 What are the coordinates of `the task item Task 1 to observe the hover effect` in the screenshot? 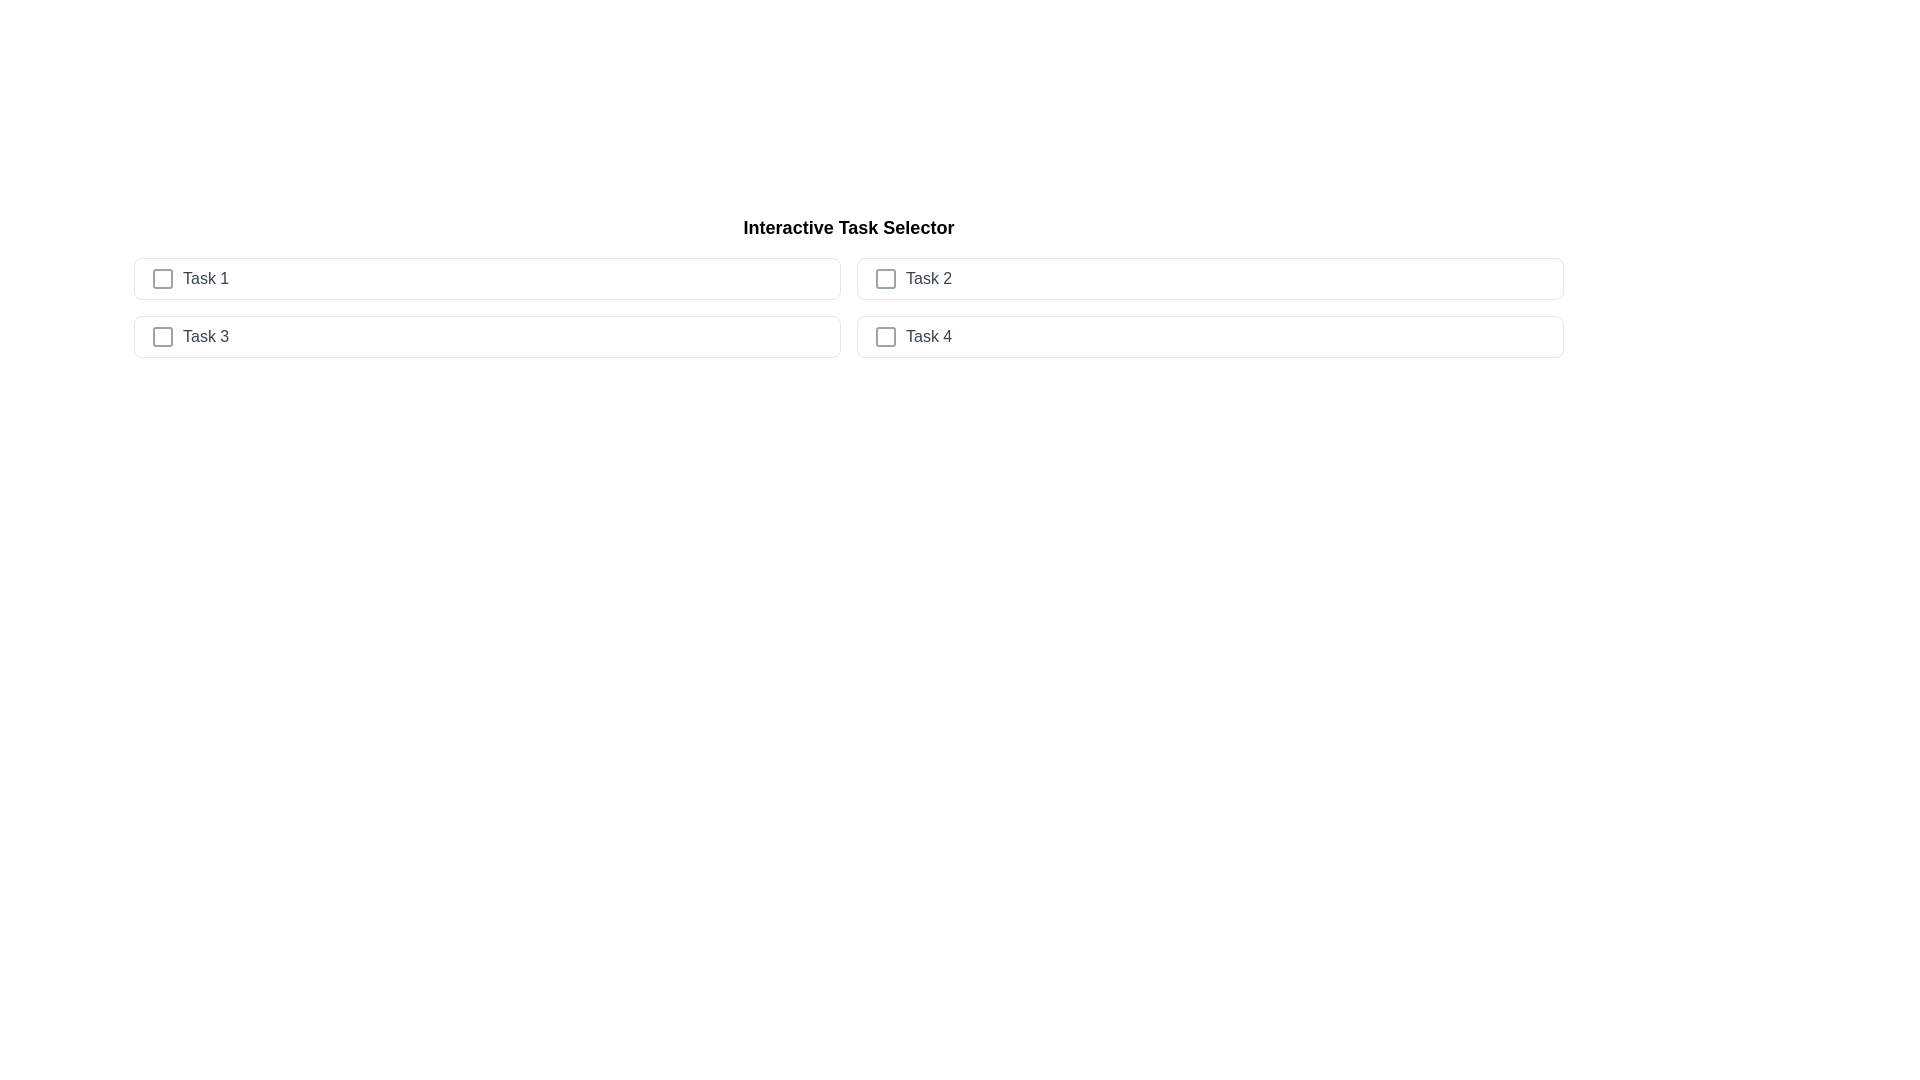 It's located at (487, 278).